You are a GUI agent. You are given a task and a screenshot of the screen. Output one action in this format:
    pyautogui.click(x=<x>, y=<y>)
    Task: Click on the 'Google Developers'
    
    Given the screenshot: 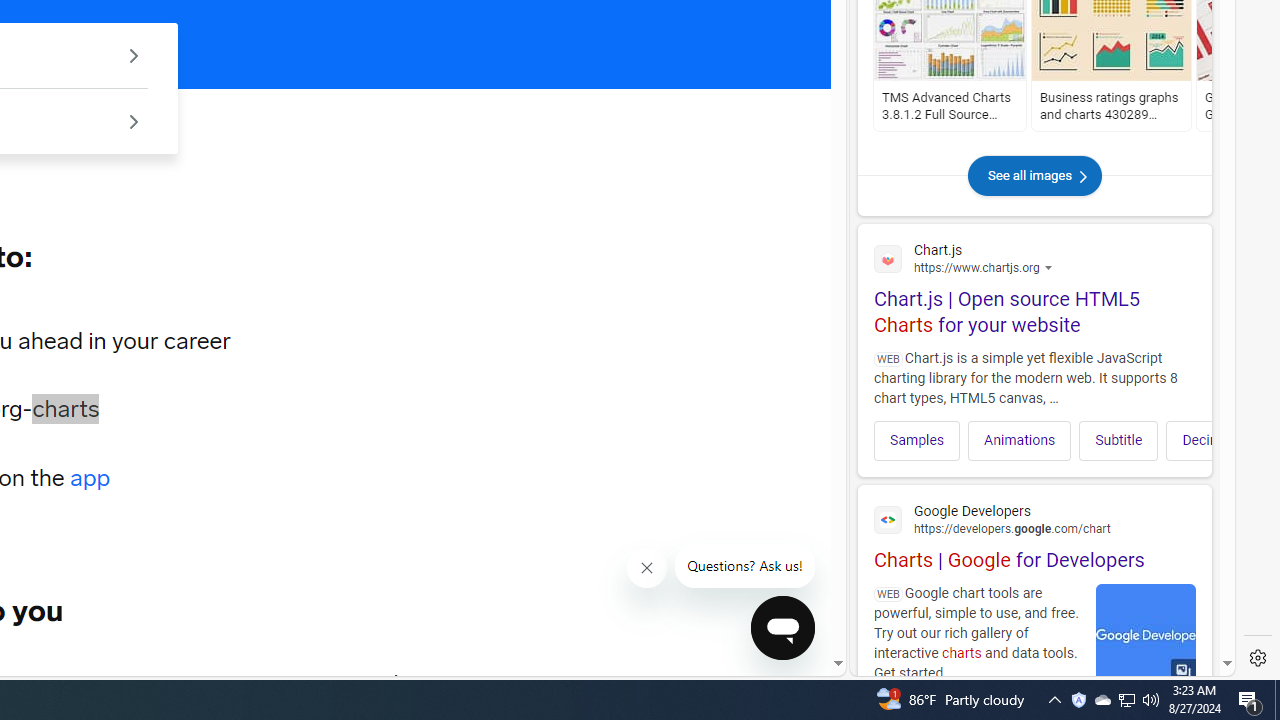 What is the action you would take?
    pyautogui.click(x=1034, y=517)
    